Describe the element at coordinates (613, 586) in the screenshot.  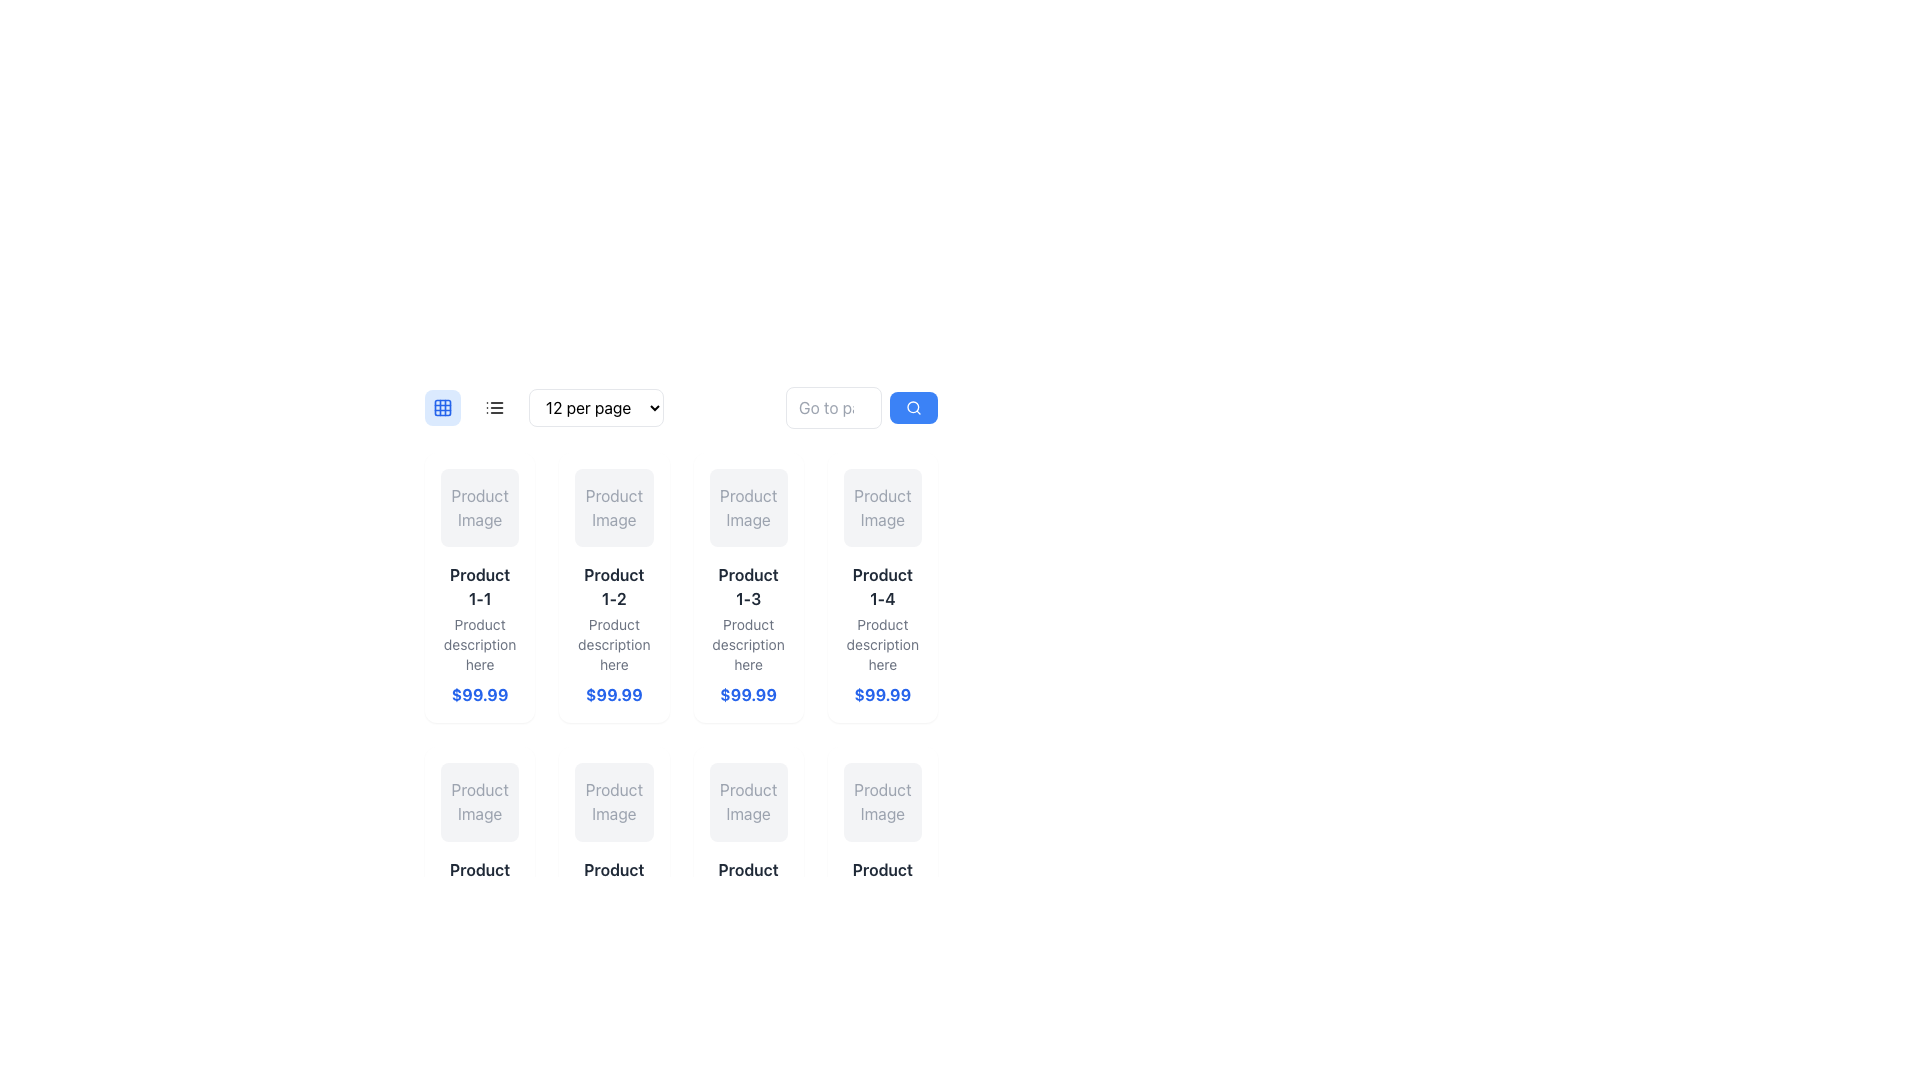
I see `static text label that serves as the title or identifier for a product in the second column of the grid layout, located at the top of the product card` at that location.